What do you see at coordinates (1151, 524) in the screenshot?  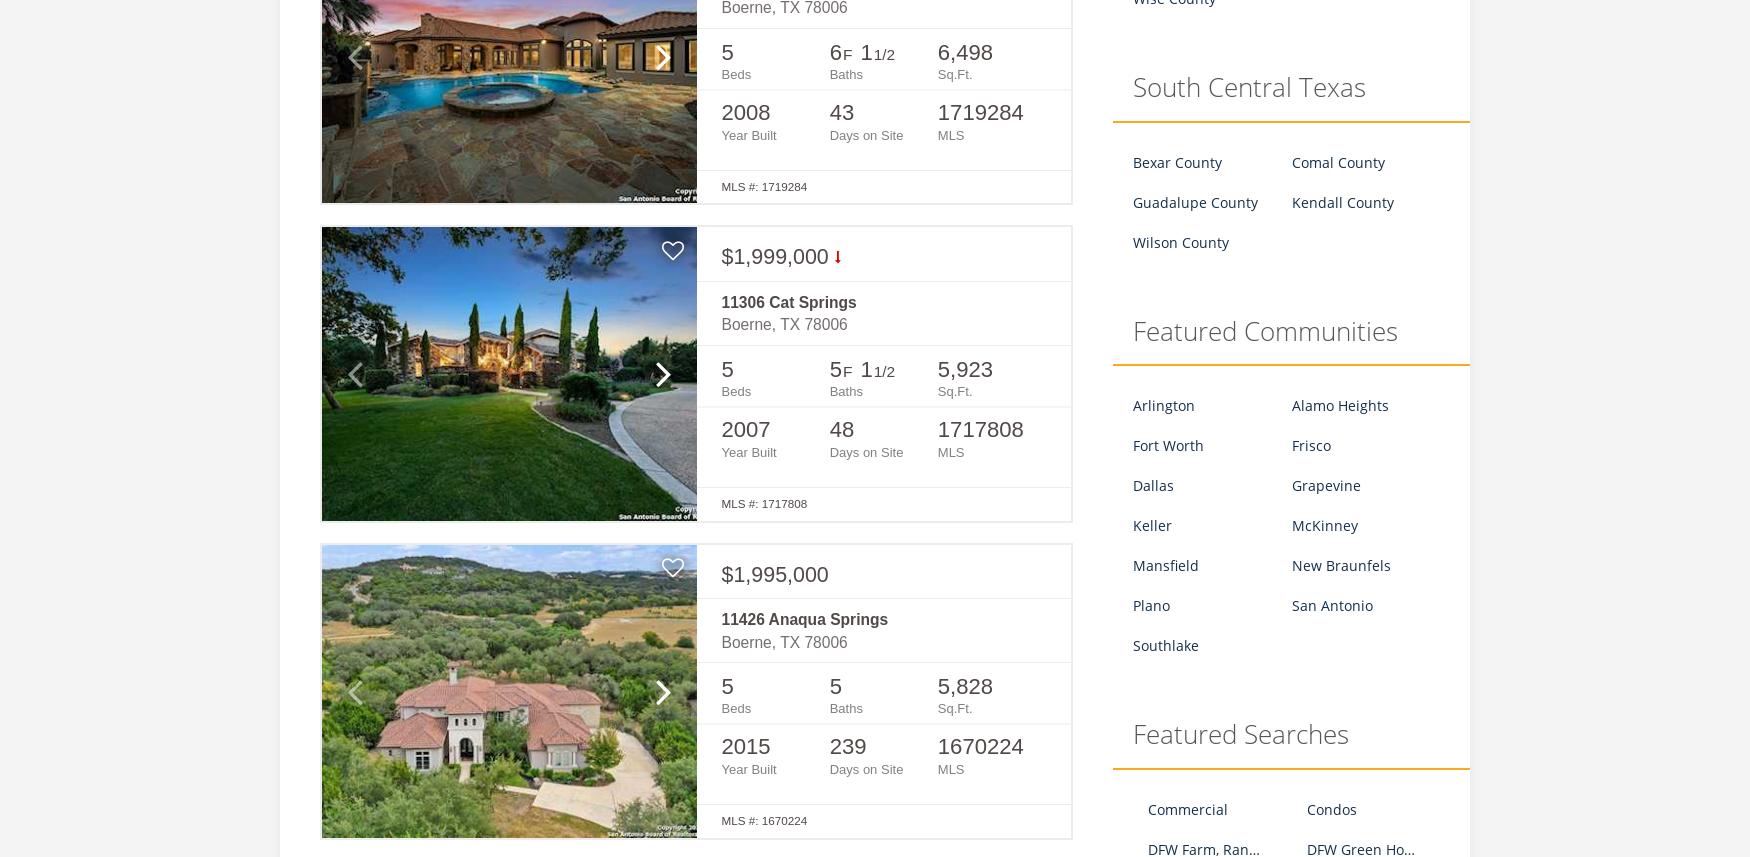 I see `'Keller'` at bounding box center [1151, 524].